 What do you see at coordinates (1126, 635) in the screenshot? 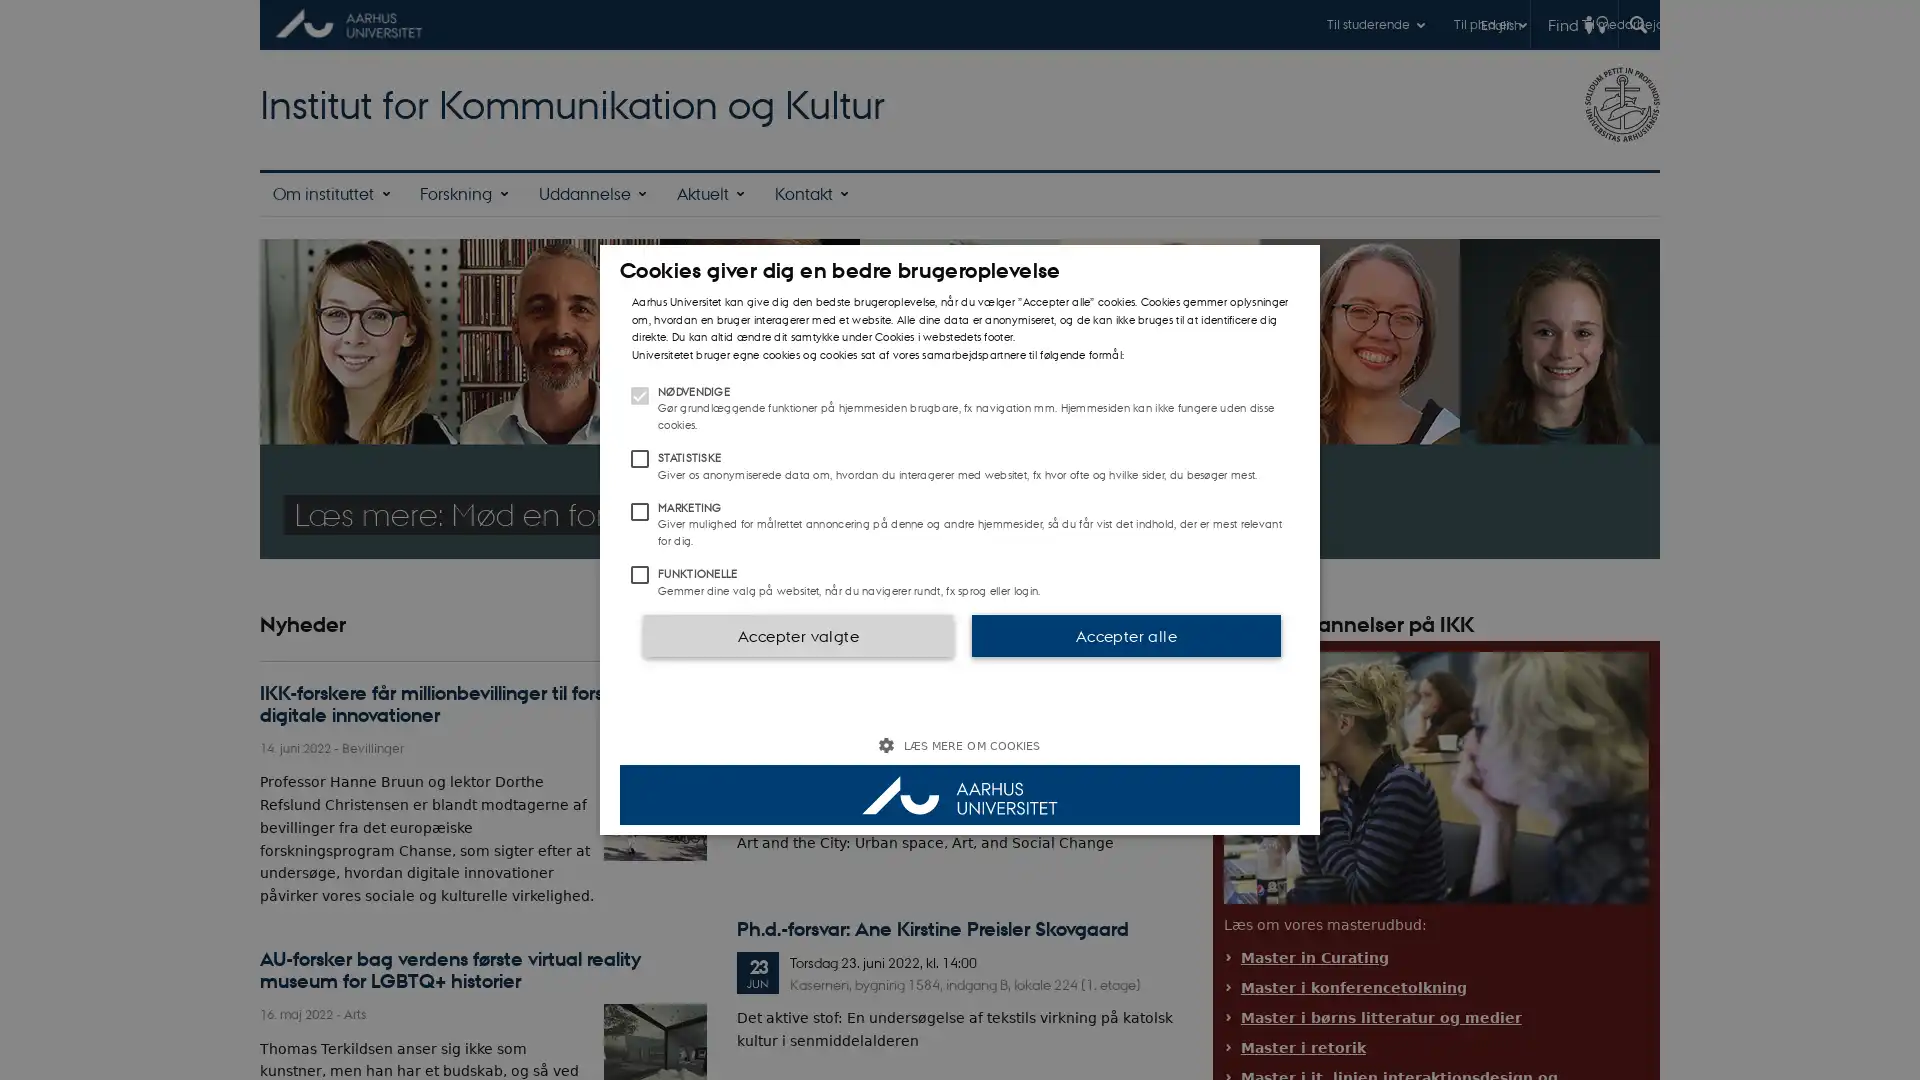
I see `Accepter alle` at bounding box center [1126, 635].